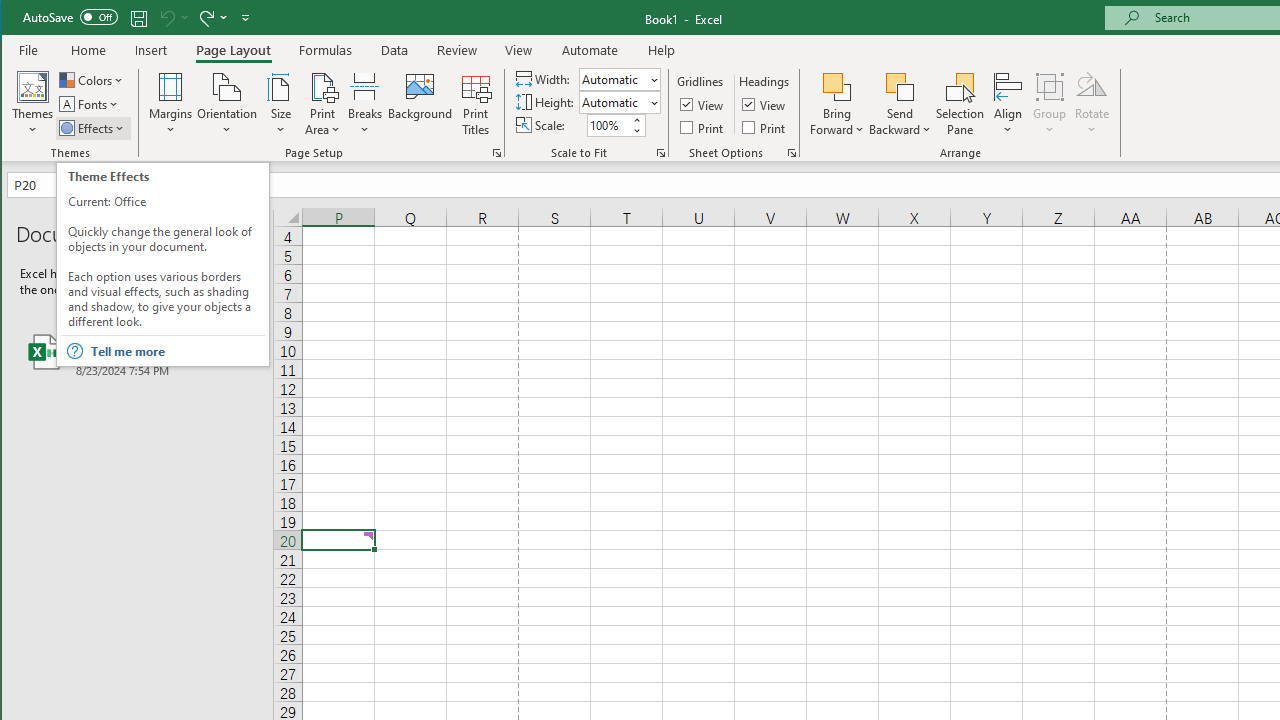  What do you see at coordinates (612, 78) in the screenshot?
I see `'Width'` at bounding box center [612, 78].